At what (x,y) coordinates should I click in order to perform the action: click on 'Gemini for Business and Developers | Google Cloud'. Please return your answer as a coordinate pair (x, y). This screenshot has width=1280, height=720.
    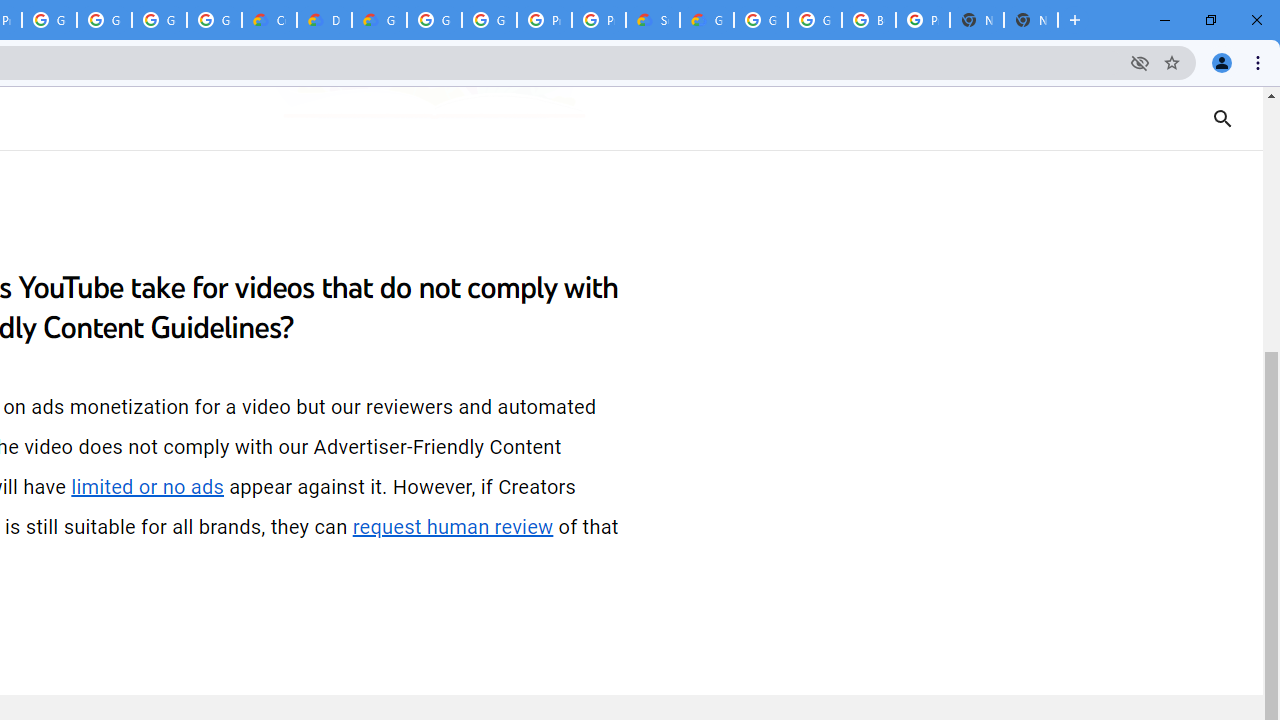
    Looking at the image, I should click on (379, 20).